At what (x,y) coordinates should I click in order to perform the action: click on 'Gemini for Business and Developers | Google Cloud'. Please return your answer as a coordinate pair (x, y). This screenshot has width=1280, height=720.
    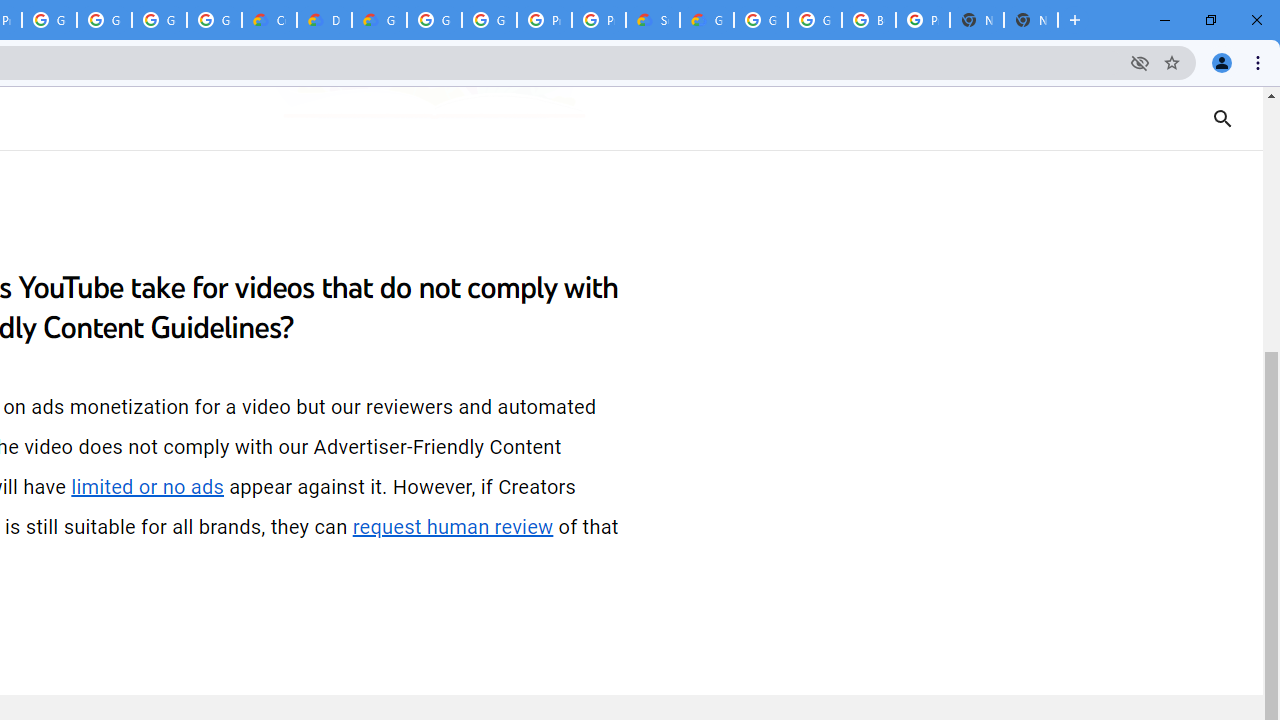
    Looking at the image, I should click on (379, 20).